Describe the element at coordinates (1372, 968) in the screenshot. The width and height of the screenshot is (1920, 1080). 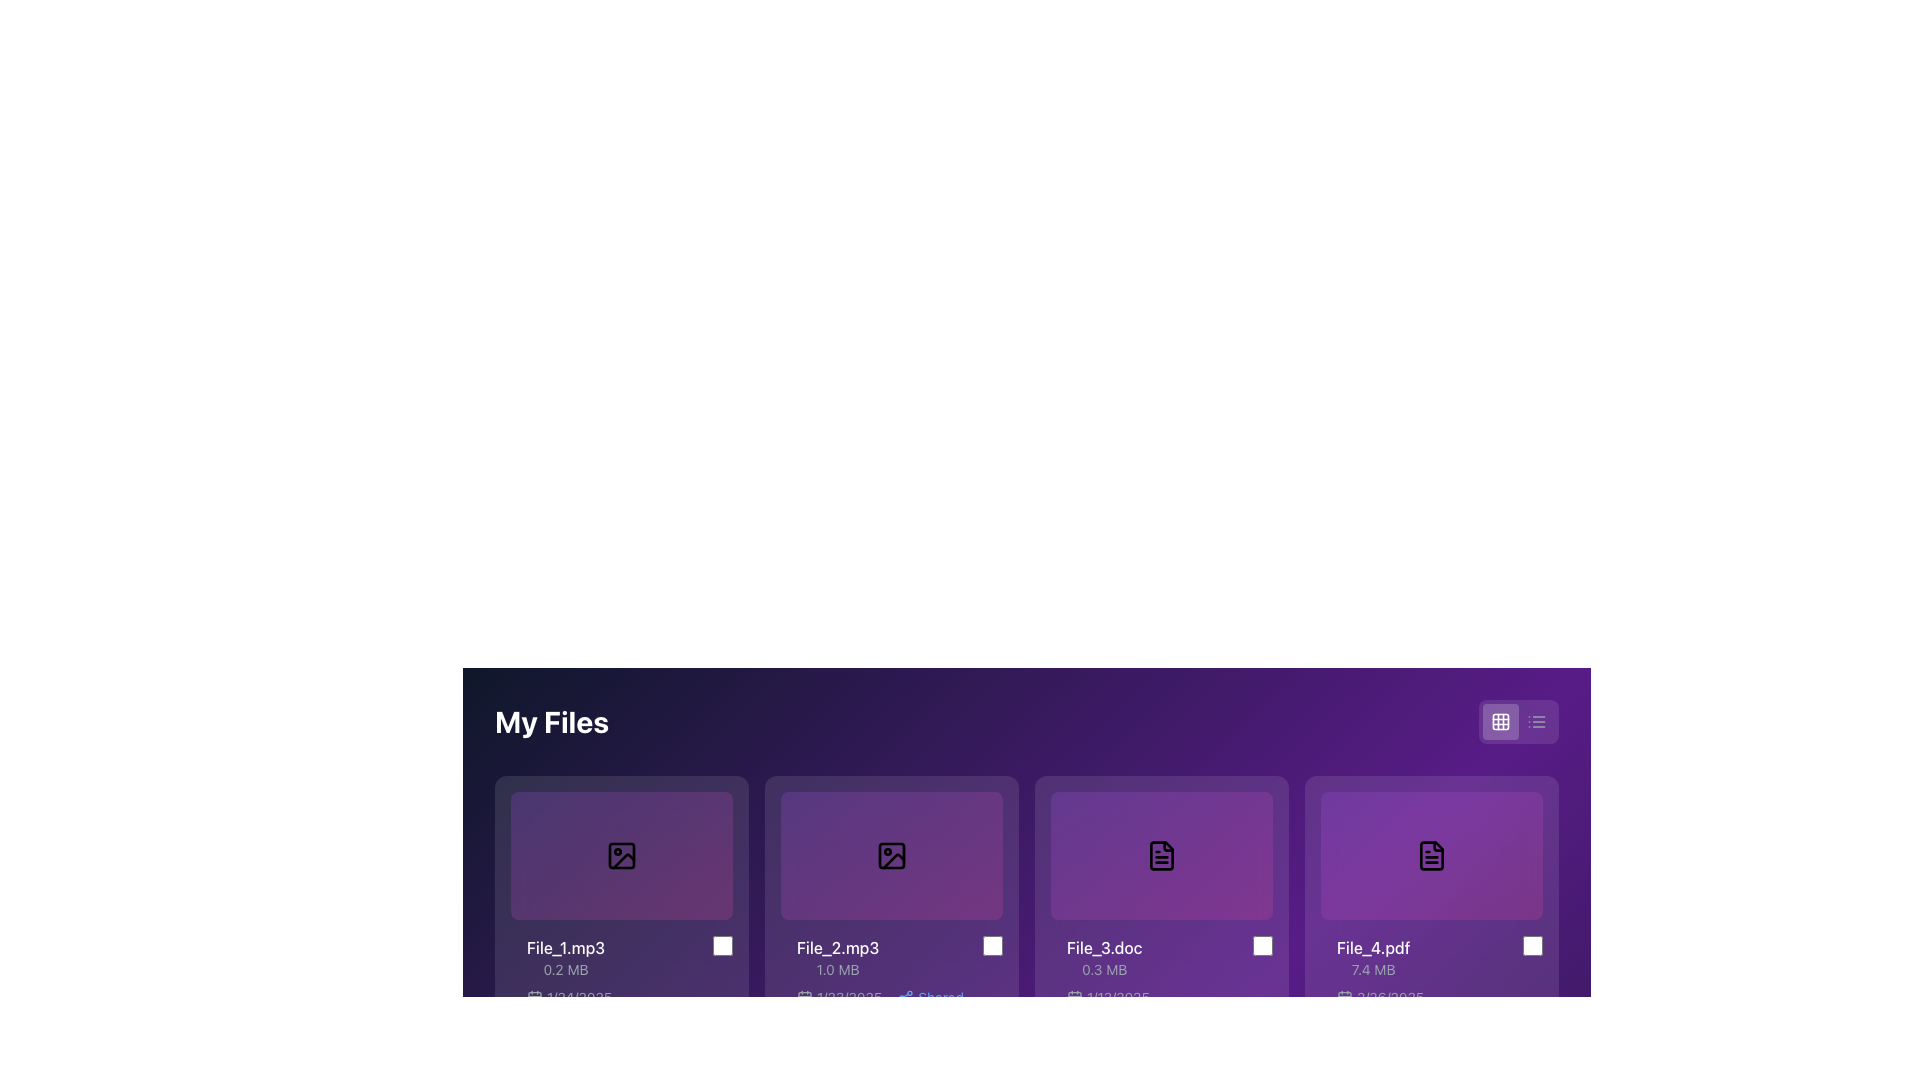
I see `text value displayed in the Text label indicating the file size for the file 'File_4.pdf', which is located beneath the file name within the card labeled 'File_4.pdf'` at that location.